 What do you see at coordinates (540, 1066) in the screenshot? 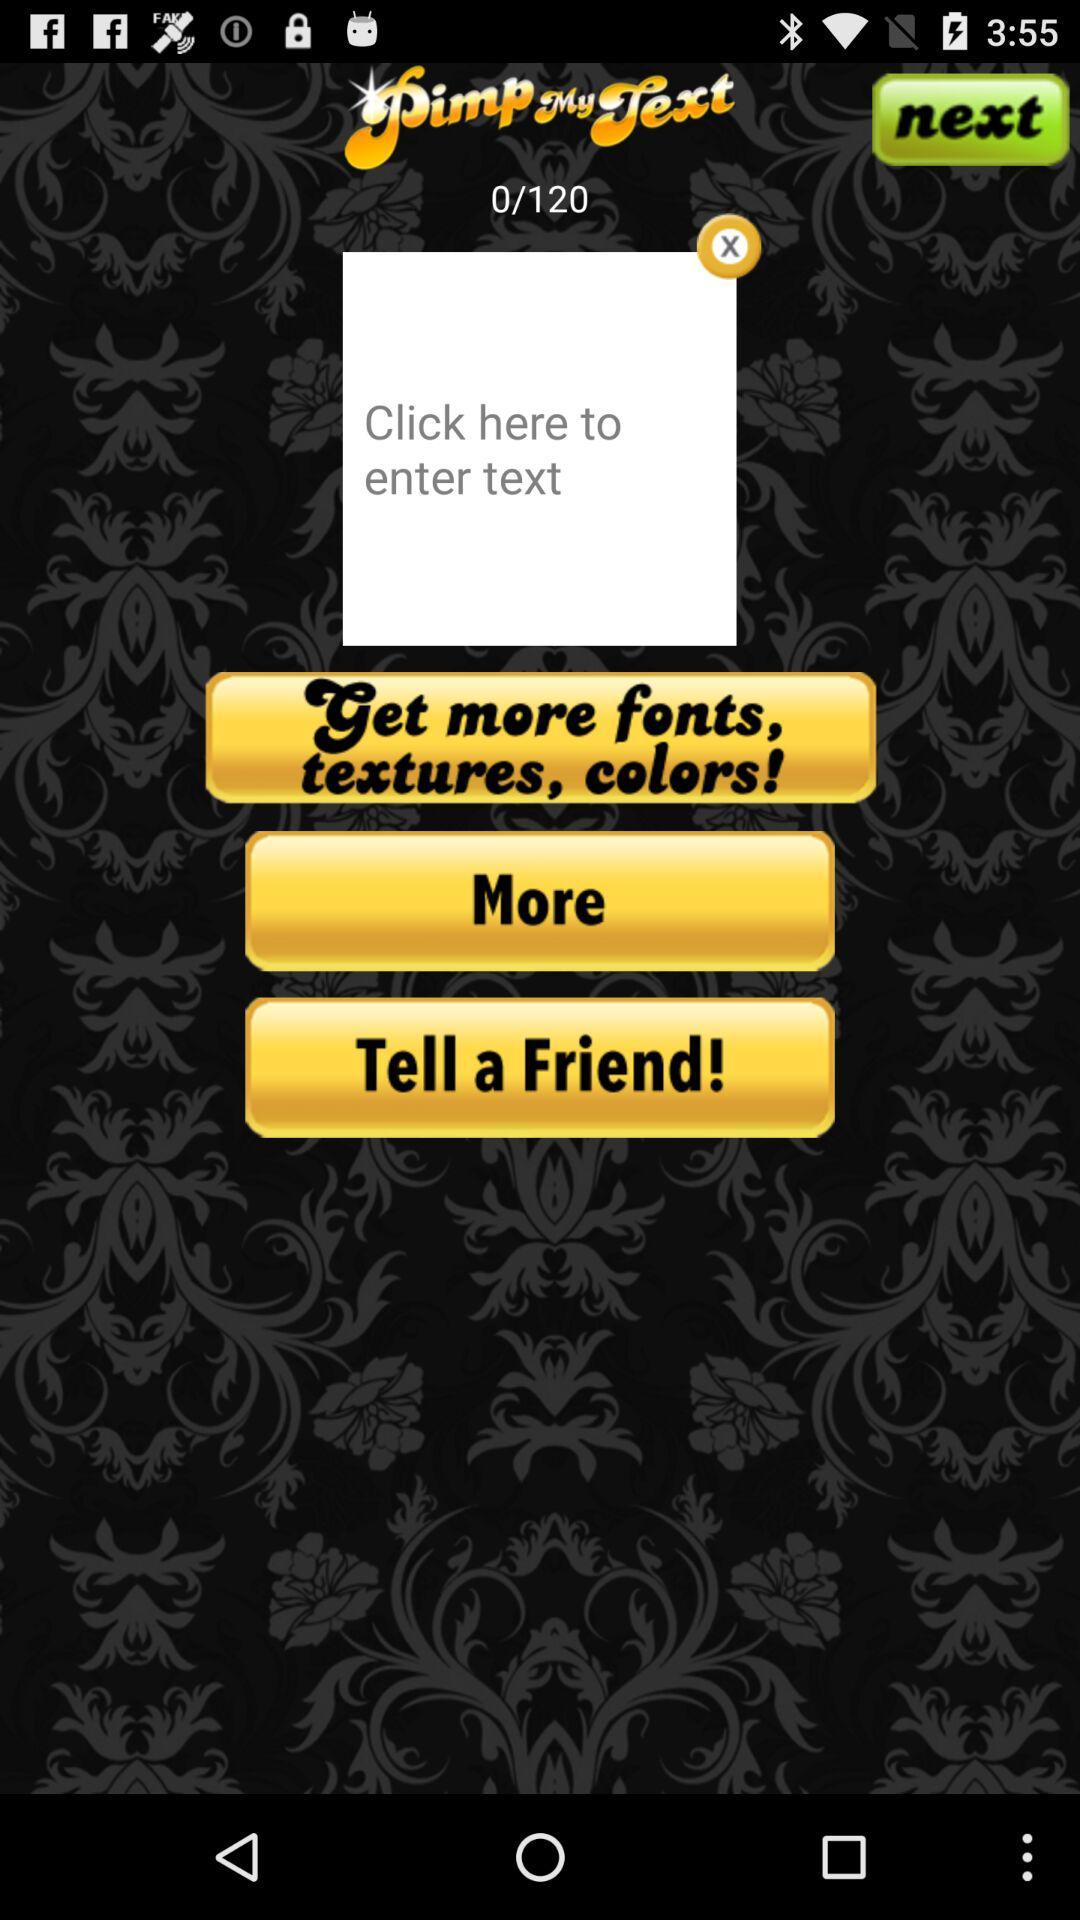
I see `go gto friend` at bounding box center [540, 1066].